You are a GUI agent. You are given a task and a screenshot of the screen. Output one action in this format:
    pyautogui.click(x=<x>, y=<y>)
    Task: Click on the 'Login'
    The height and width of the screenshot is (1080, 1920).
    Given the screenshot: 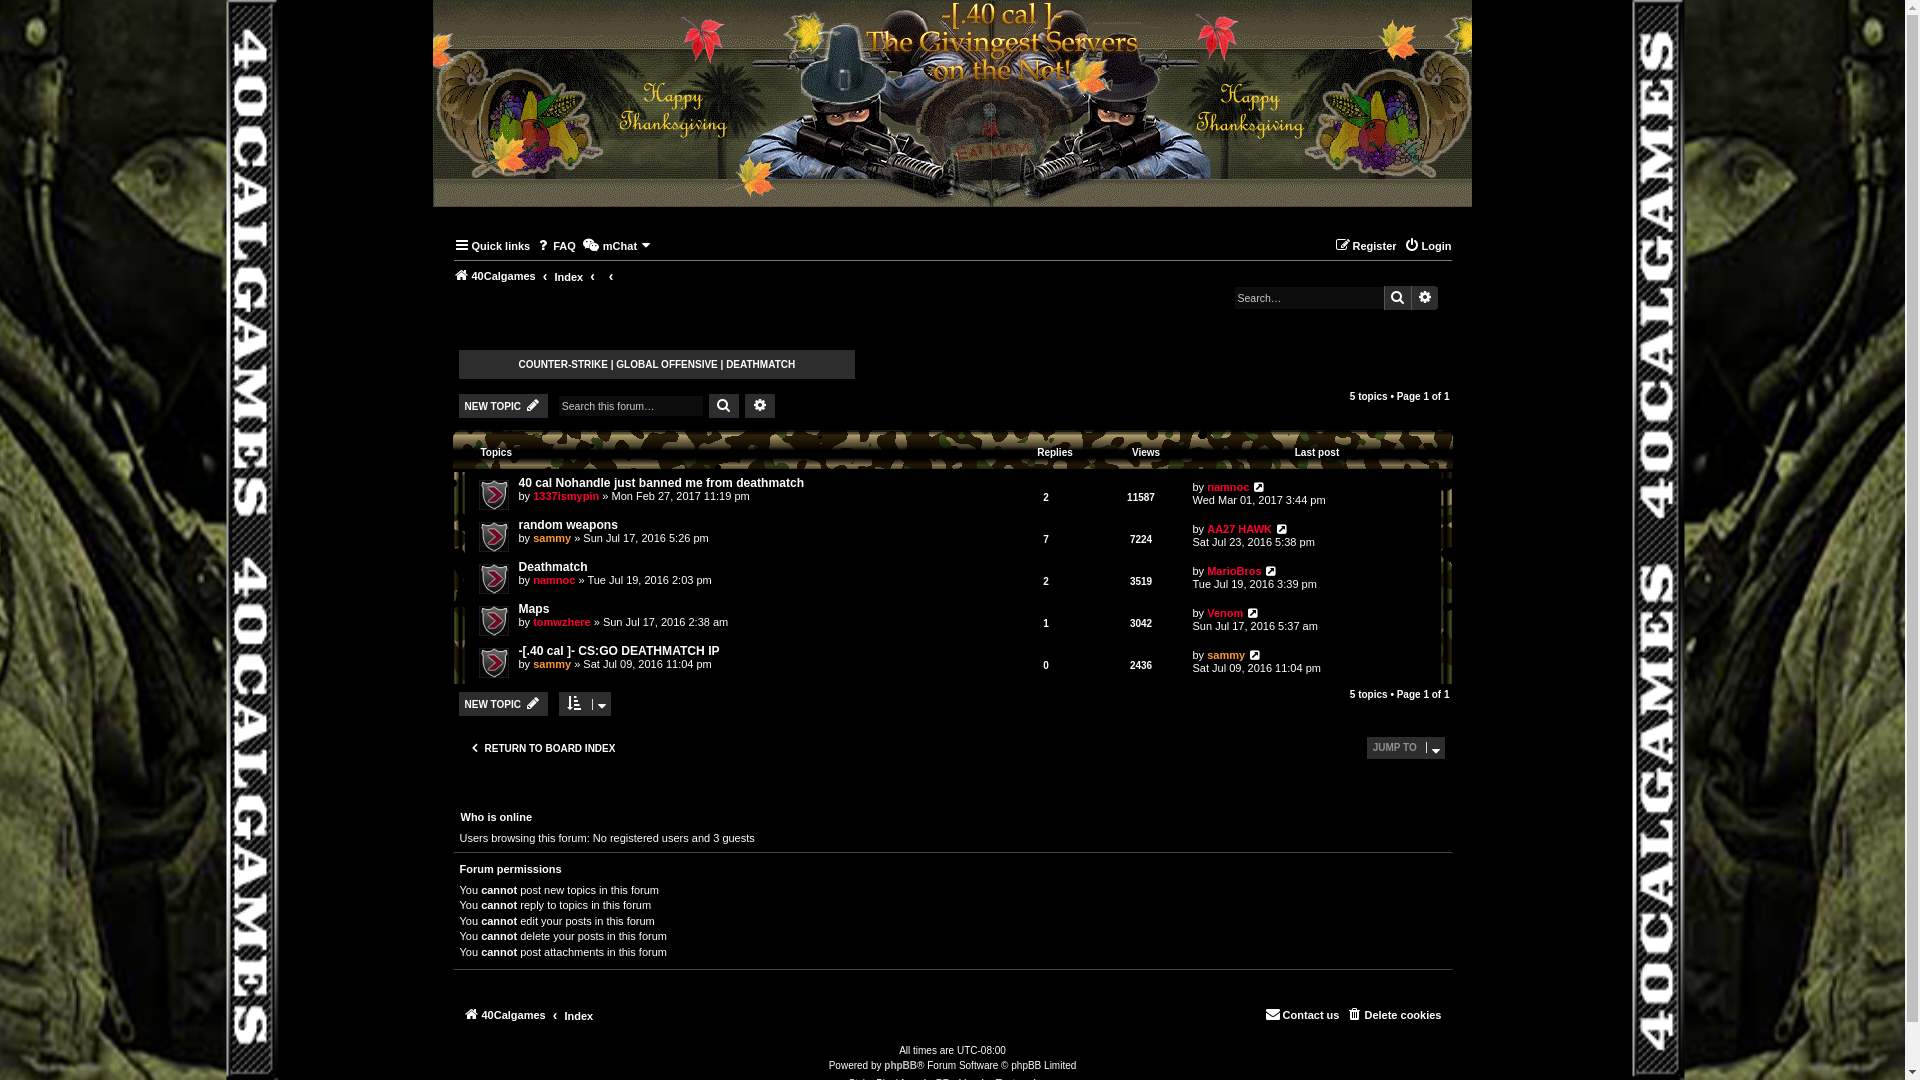 What is the action you would take?
    pyautogui.click(x=1426, y=245)
    